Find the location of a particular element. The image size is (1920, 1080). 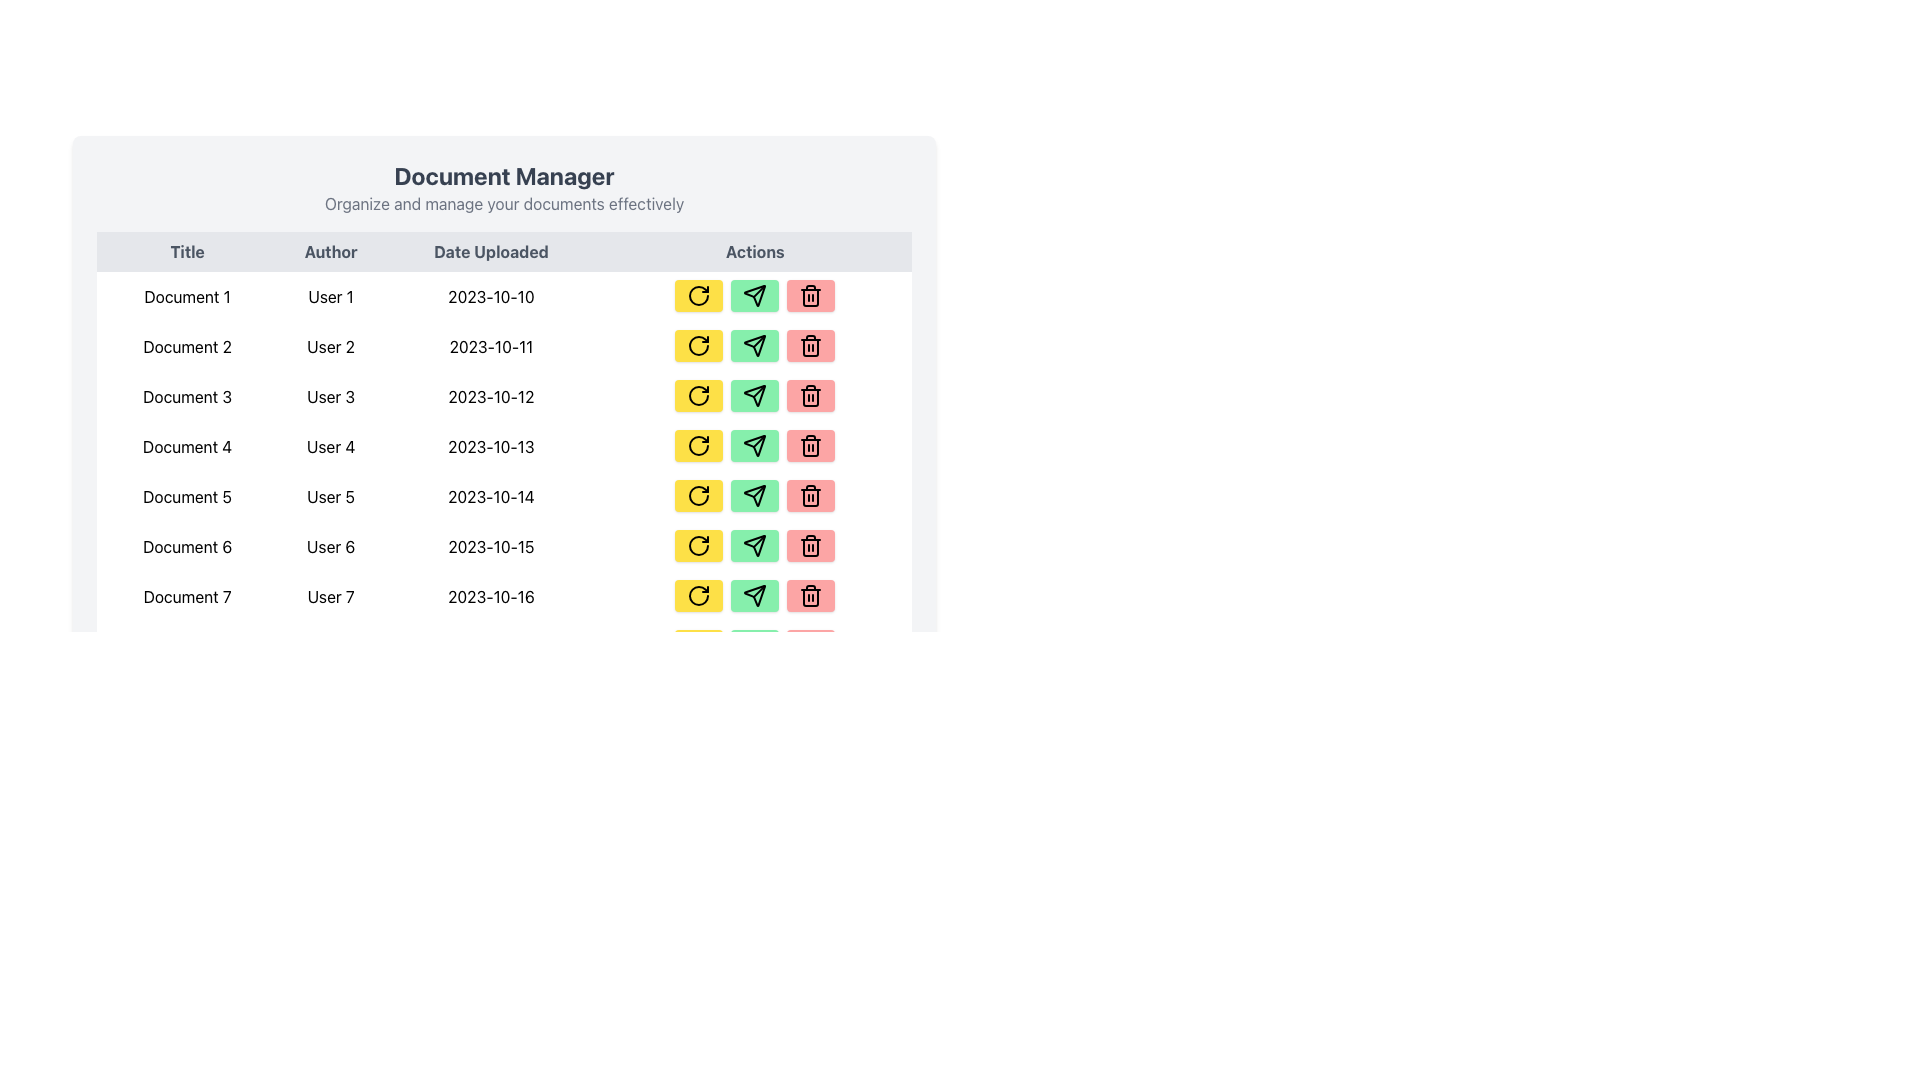

the refresh icon located in the 'Actions' column of the table interface in the sixth row for 'Document 6' is located at coordinates (699, 546).